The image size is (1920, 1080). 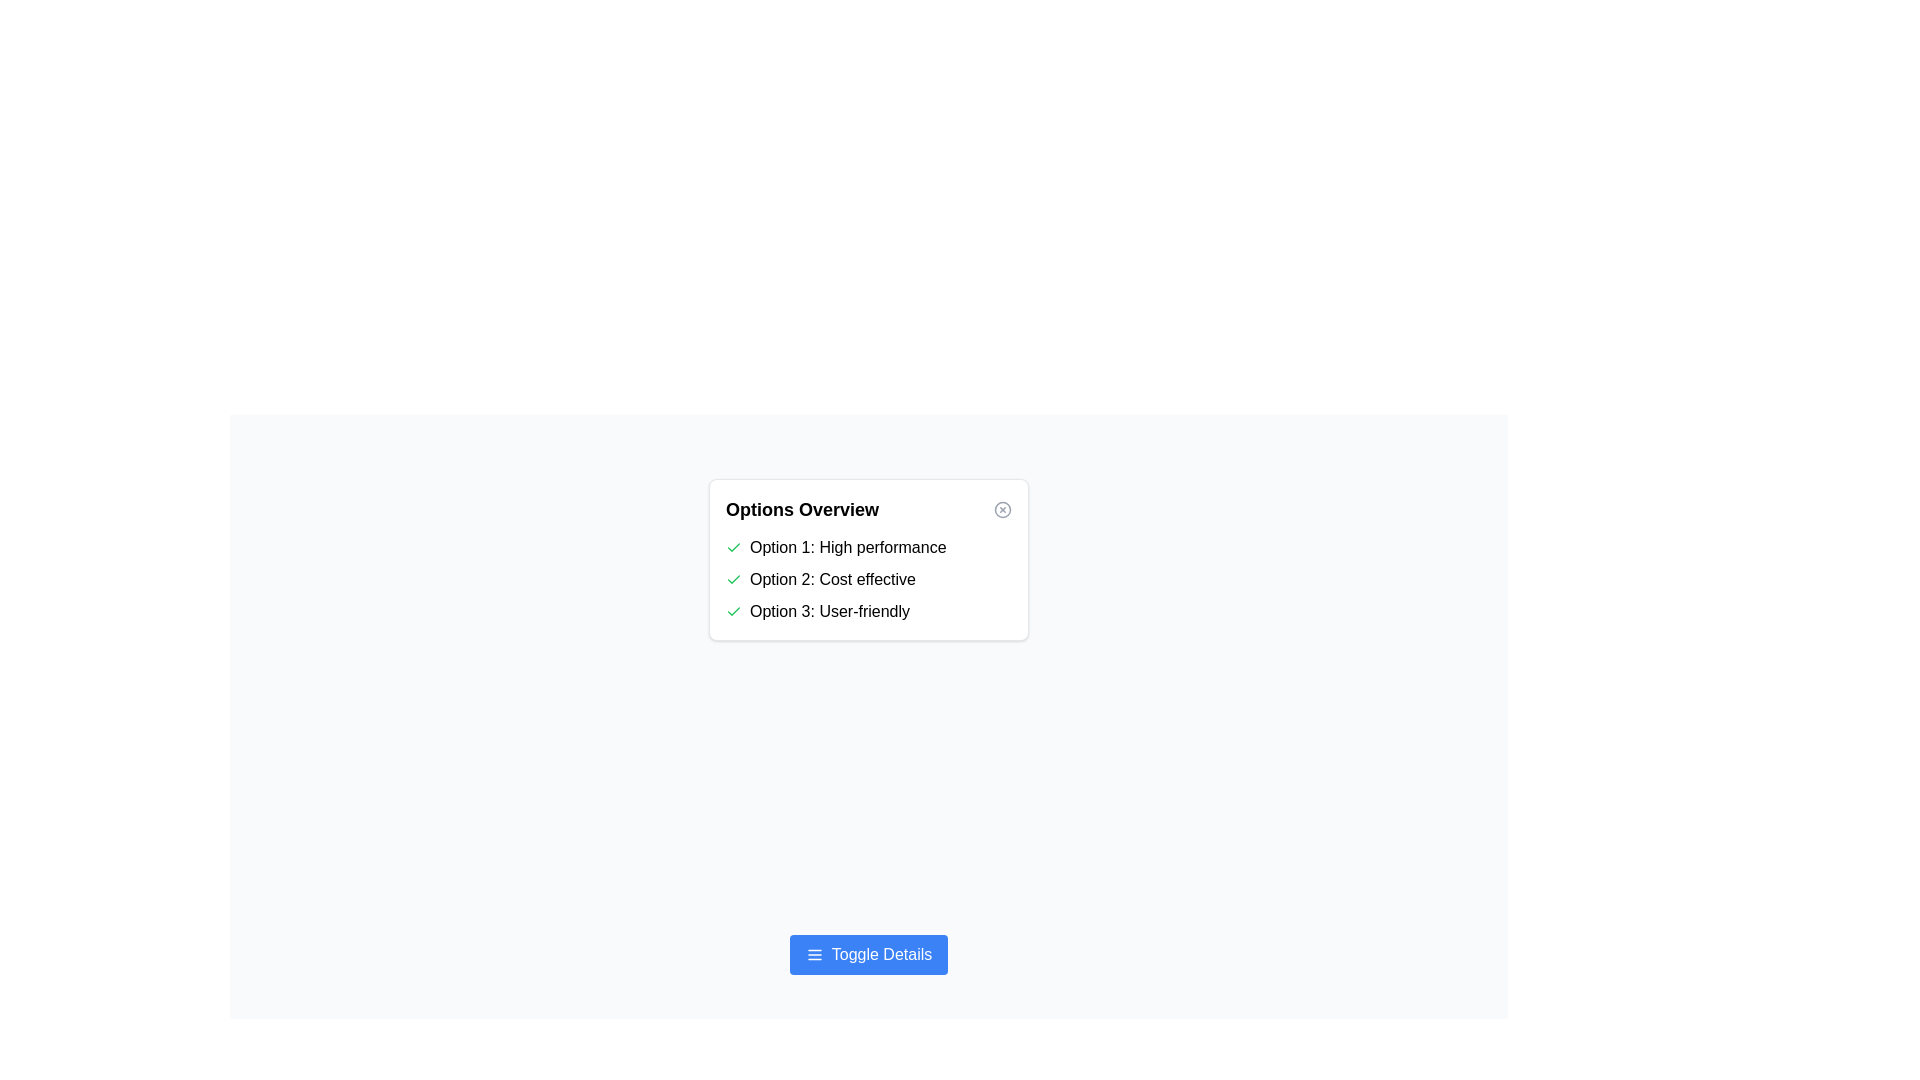 What do you see at coordinates (733, 579) in the screenshot?
I see `the green checkmark icon styled with a rounded line, positioned to the left of the text 'Option 2: Cost effective' in the list of options` at bounding box center [733, 579].